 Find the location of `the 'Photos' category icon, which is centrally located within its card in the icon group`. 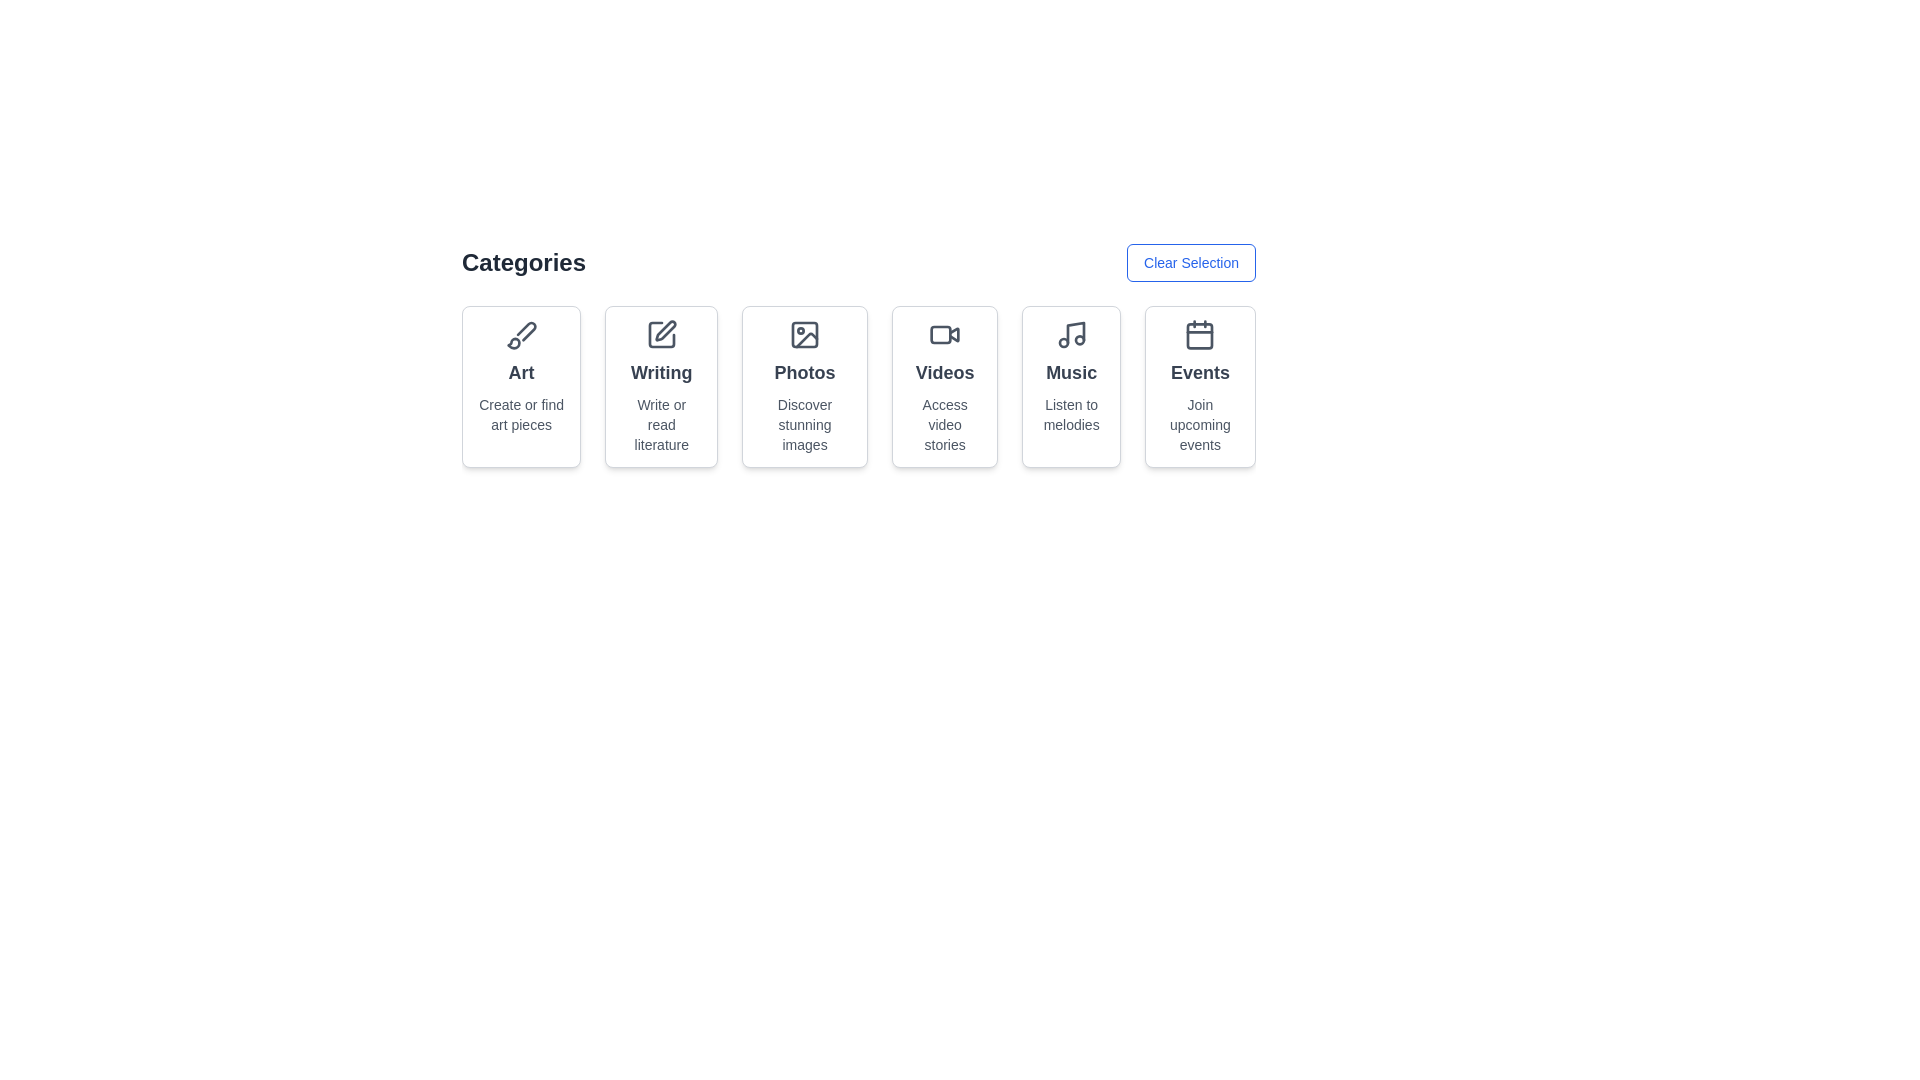

the 'Photos' category icon, which is centrally located within its card in the icon group is located at coordinates (806, 339).